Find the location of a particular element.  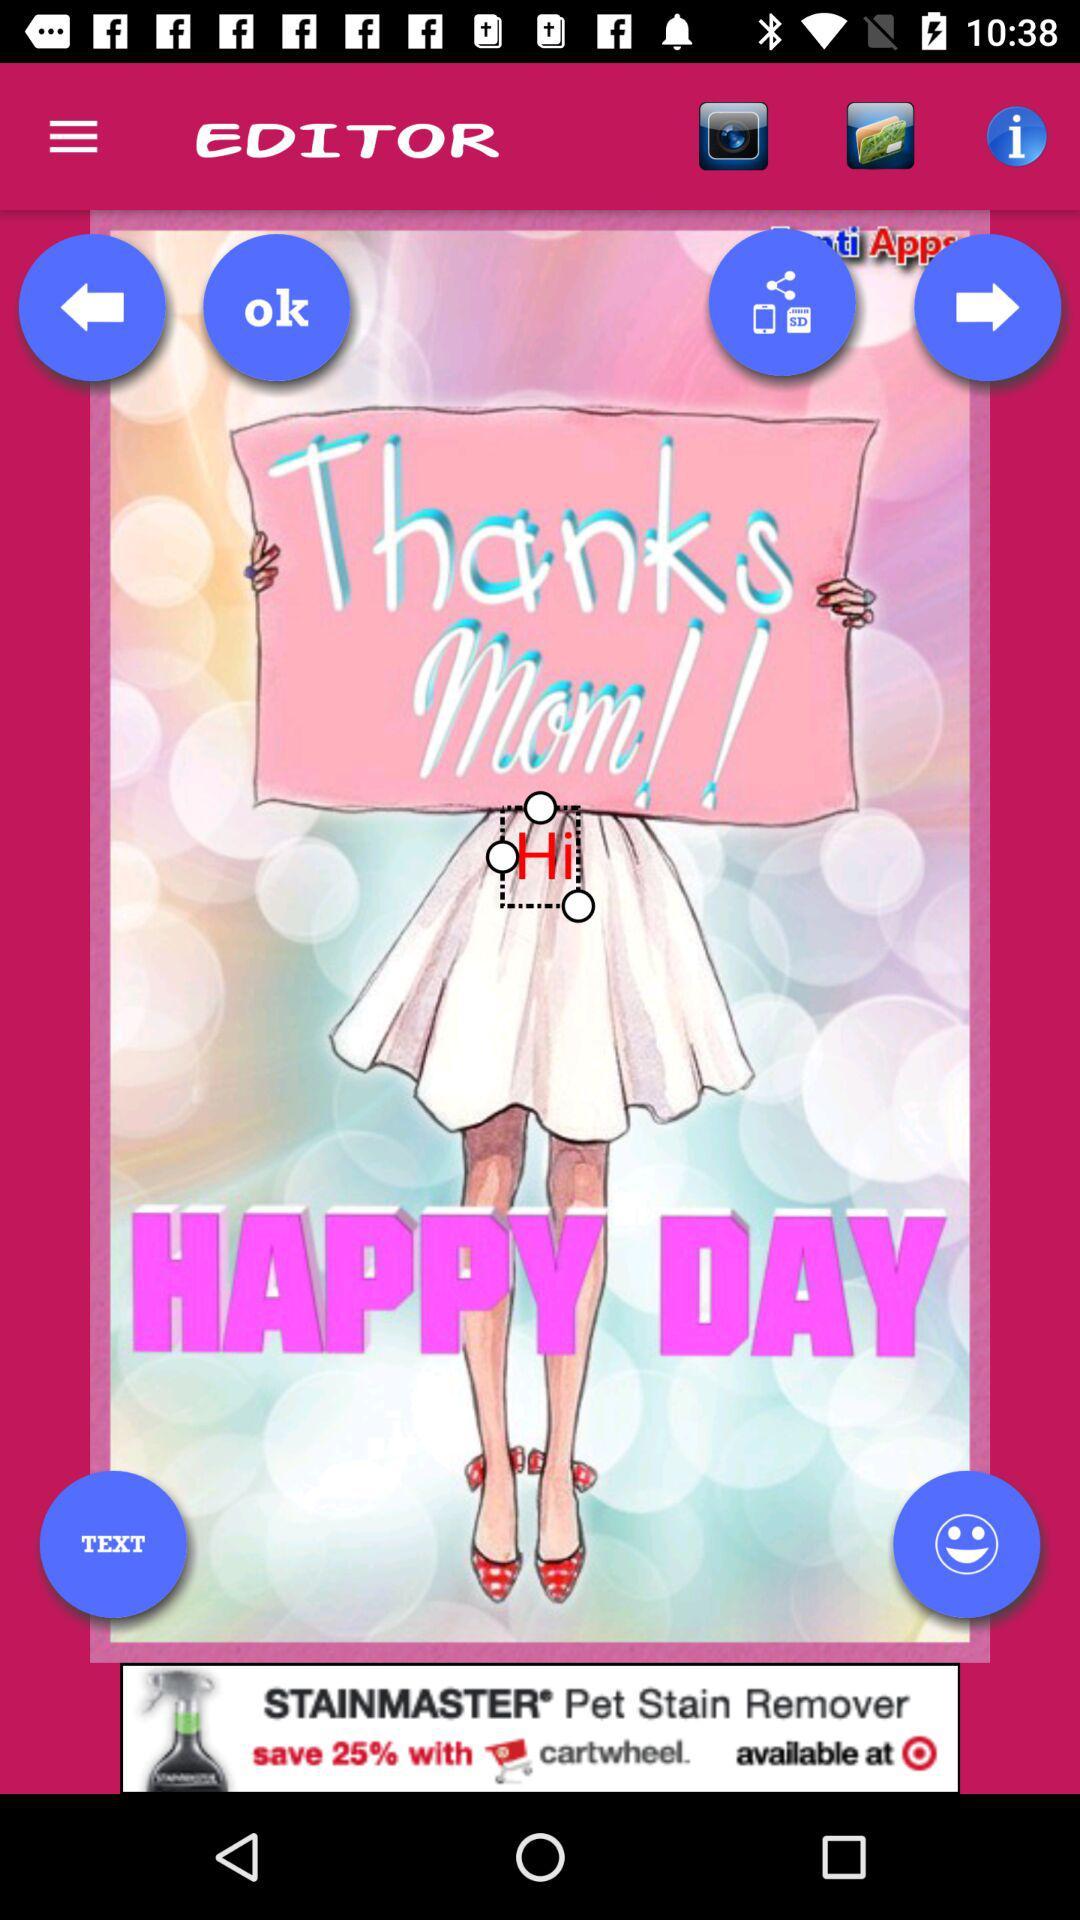

the emoji icon is located at coordinates (965, 1543).